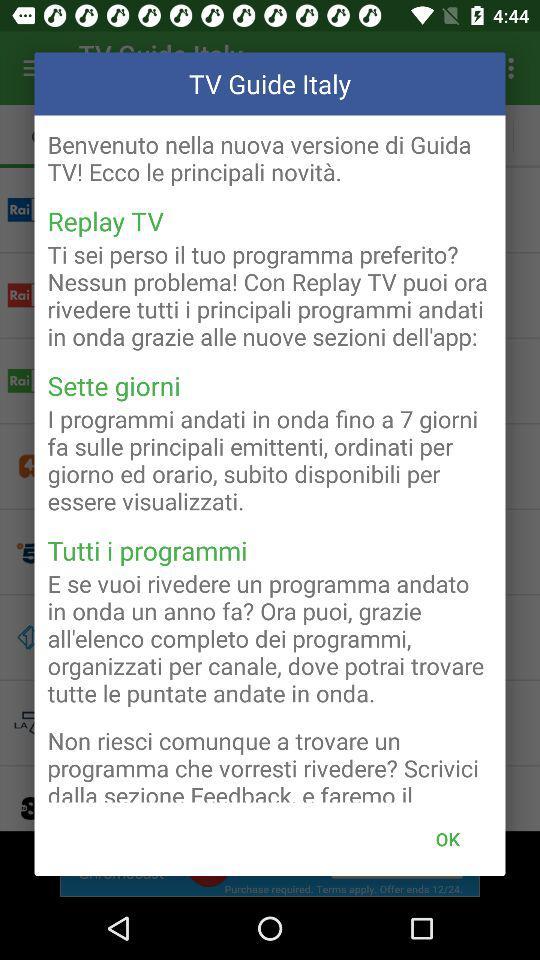 The width and height of the screenshot is (540, 960). I want to click on icon below the non riesci comunque icon, so click(447, 839).